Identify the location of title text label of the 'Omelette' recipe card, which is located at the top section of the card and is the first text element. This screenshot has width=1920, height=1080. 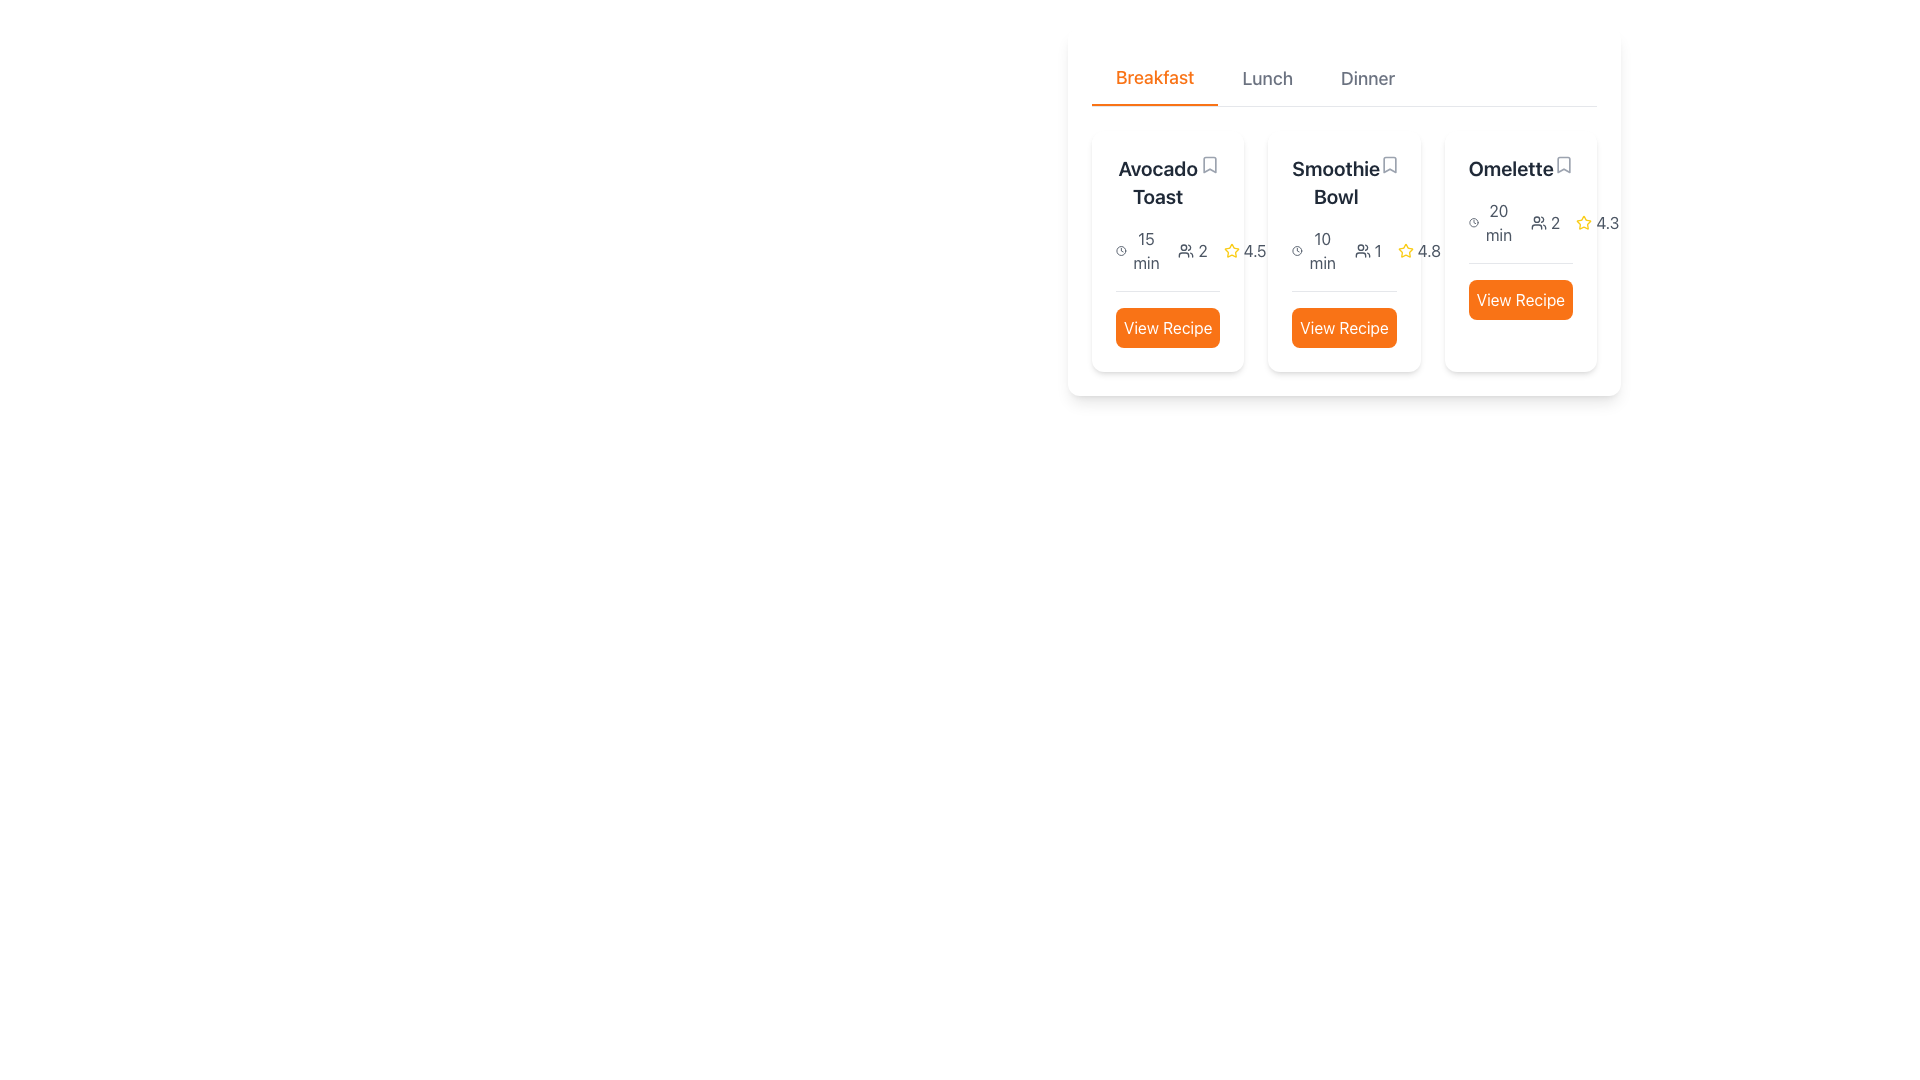
(1520, 168).